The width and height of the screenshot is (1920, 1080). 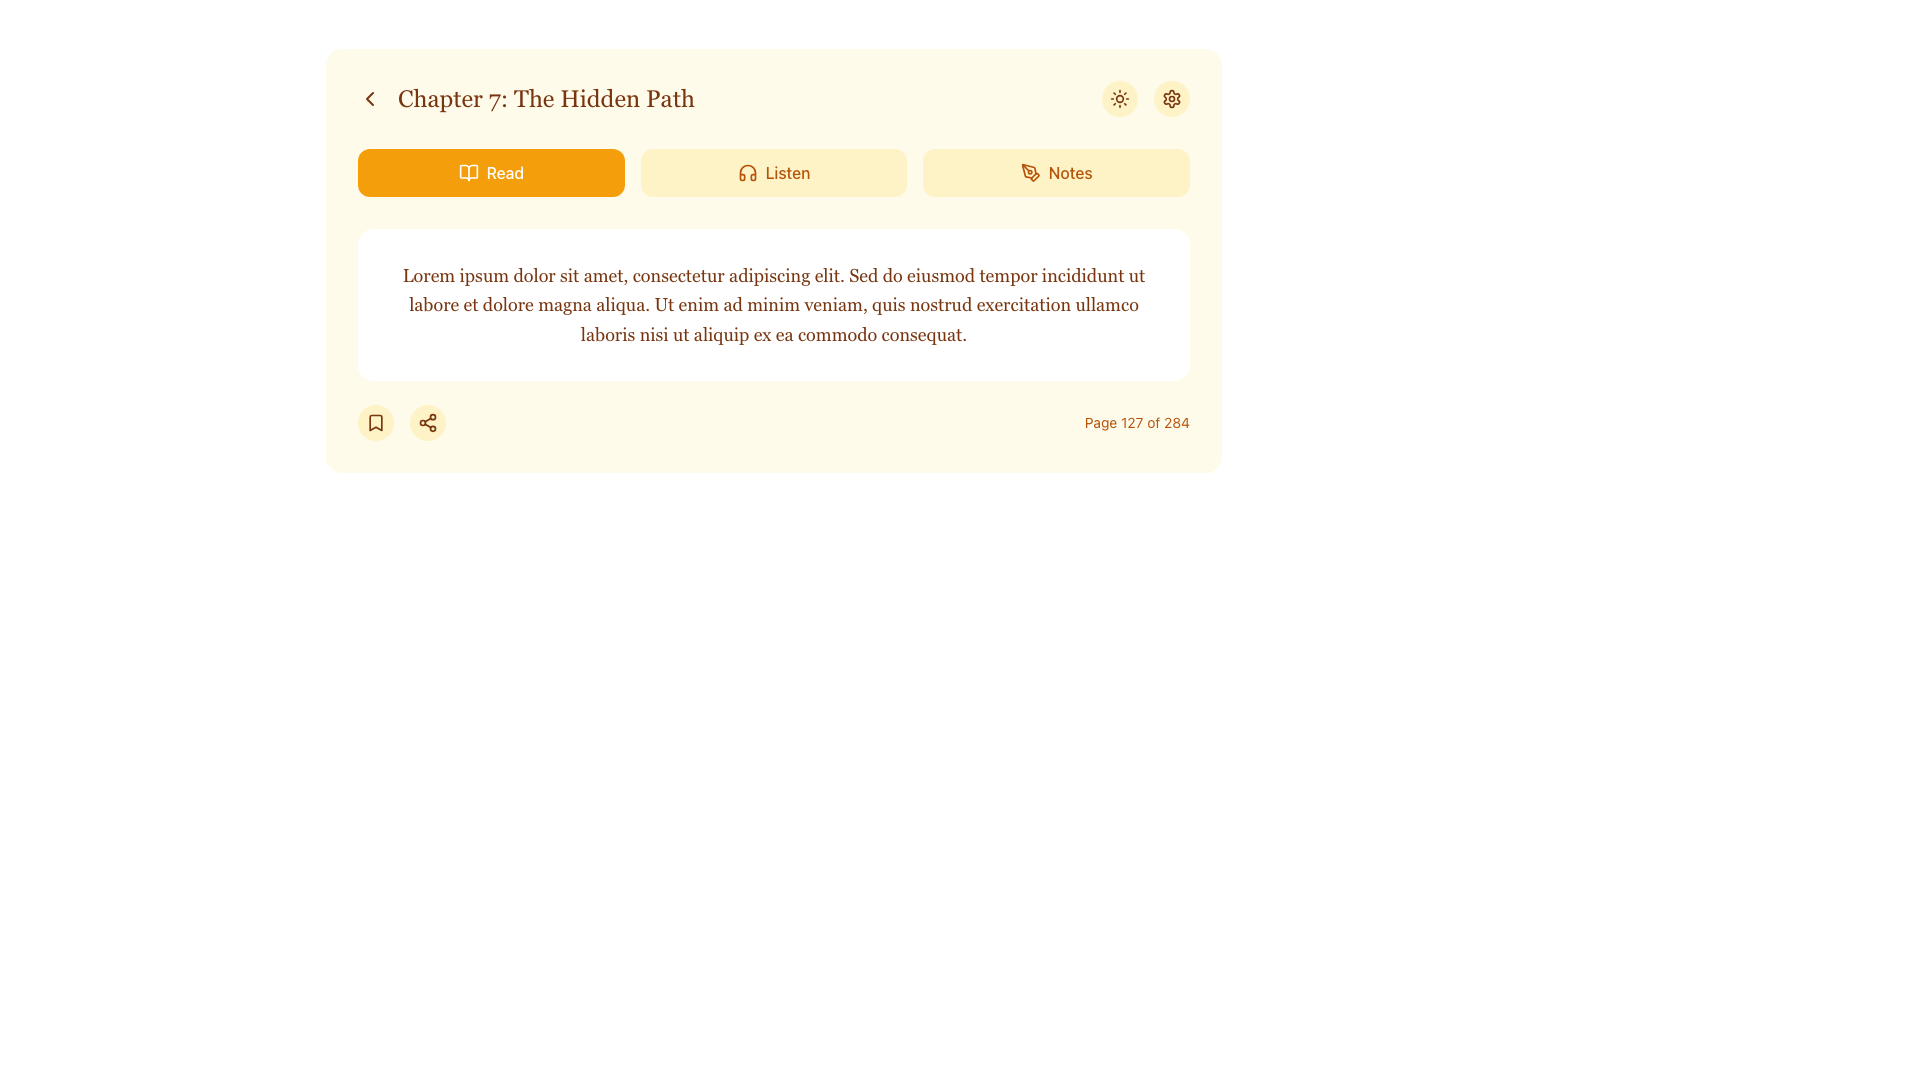 What do you see at coordinates (772, 304) in the screenshot?
I see `the text block containing 'Lorem ipsum dolor sit amet, consectetur adipiscing elit...' which is located below the buttons labeled 'Read', 'Listen', and 'Notes', and above the footer displaying pagination information` at bounding box center [772, 304].